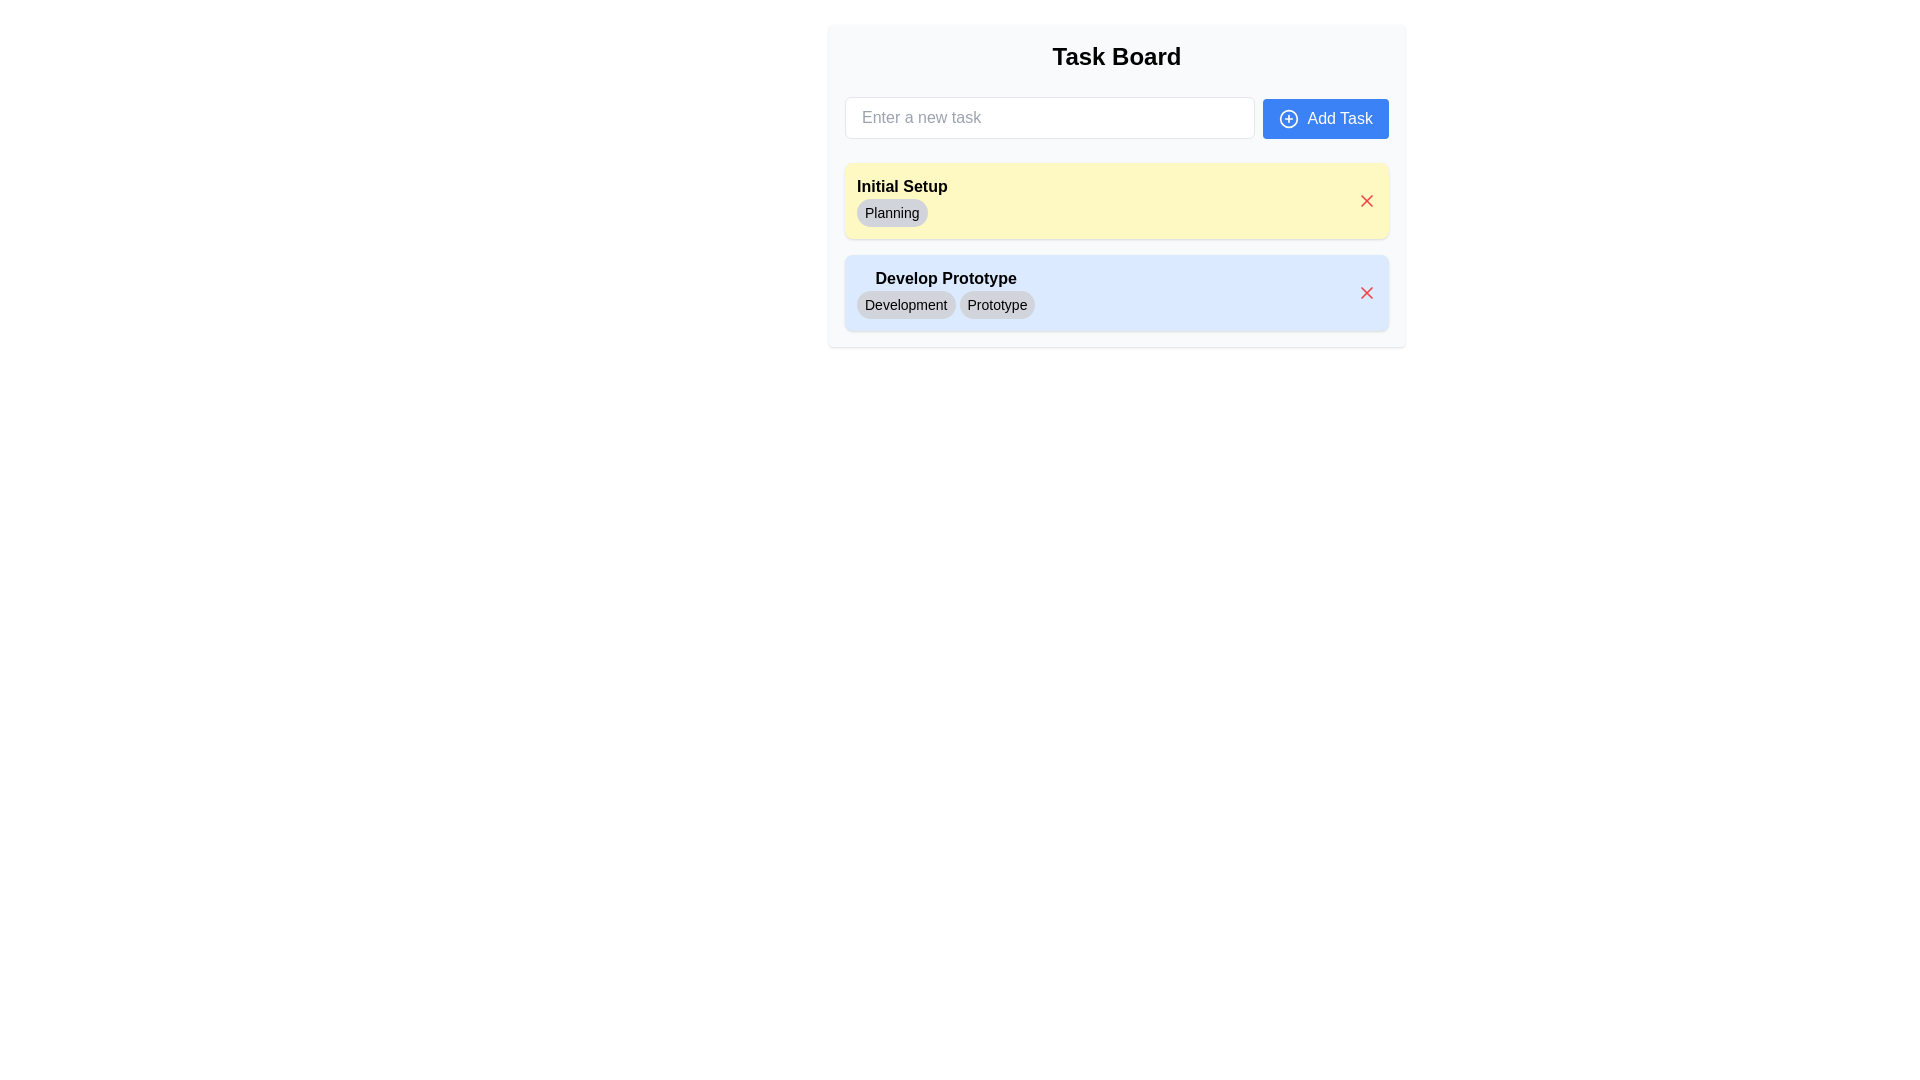 This screenshot has width=1920, height=1080. Describe the element at coordinates (891, 212) in the screenshot. I see `the pill-shaped label with the text 'Planning', which is styled with a light gray background and black text, located below the task title in the 'Initial Setup' section` at that location.